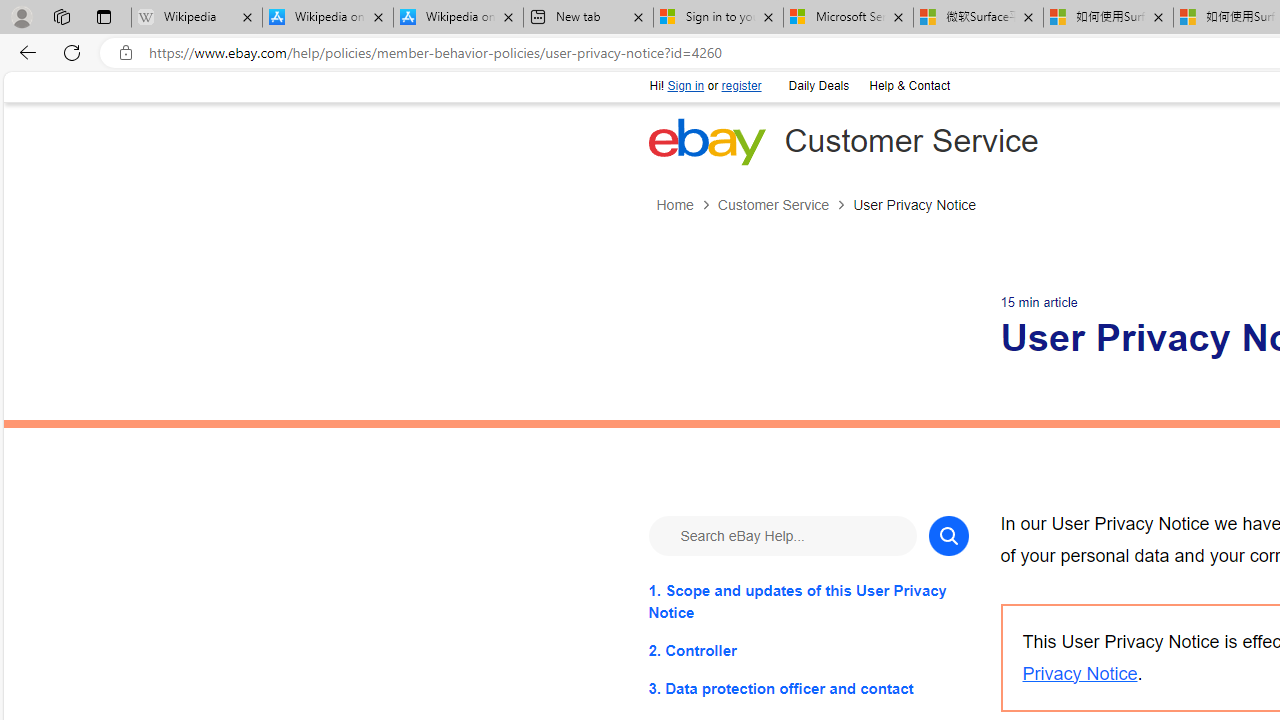 This screenshot has height=720, width=1280. What do you see at coordinates (913, 205) in the screenshot?
I see `'User Privacy Notice'` at bounding box center [913, 205].